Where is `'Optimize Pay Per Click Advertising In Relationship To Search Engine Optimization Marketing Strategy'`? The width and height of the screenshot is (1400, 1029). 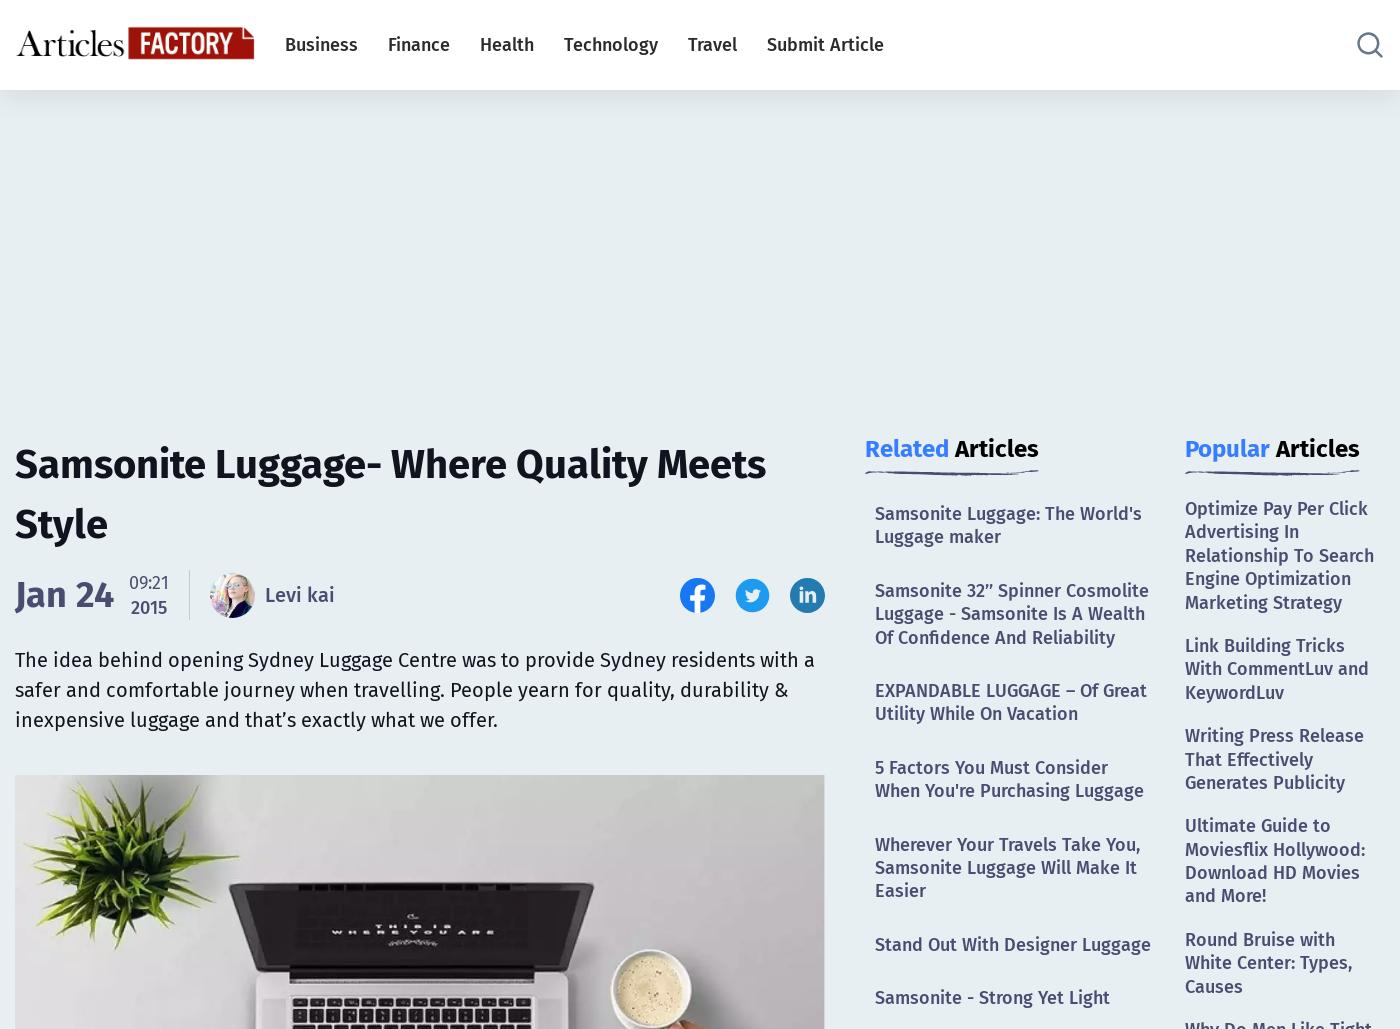
'Optimize Pay Per Click Advertising In Relationship To Search Engine Optimization Marketing Strategy' is located at coordinates (1279, 554).